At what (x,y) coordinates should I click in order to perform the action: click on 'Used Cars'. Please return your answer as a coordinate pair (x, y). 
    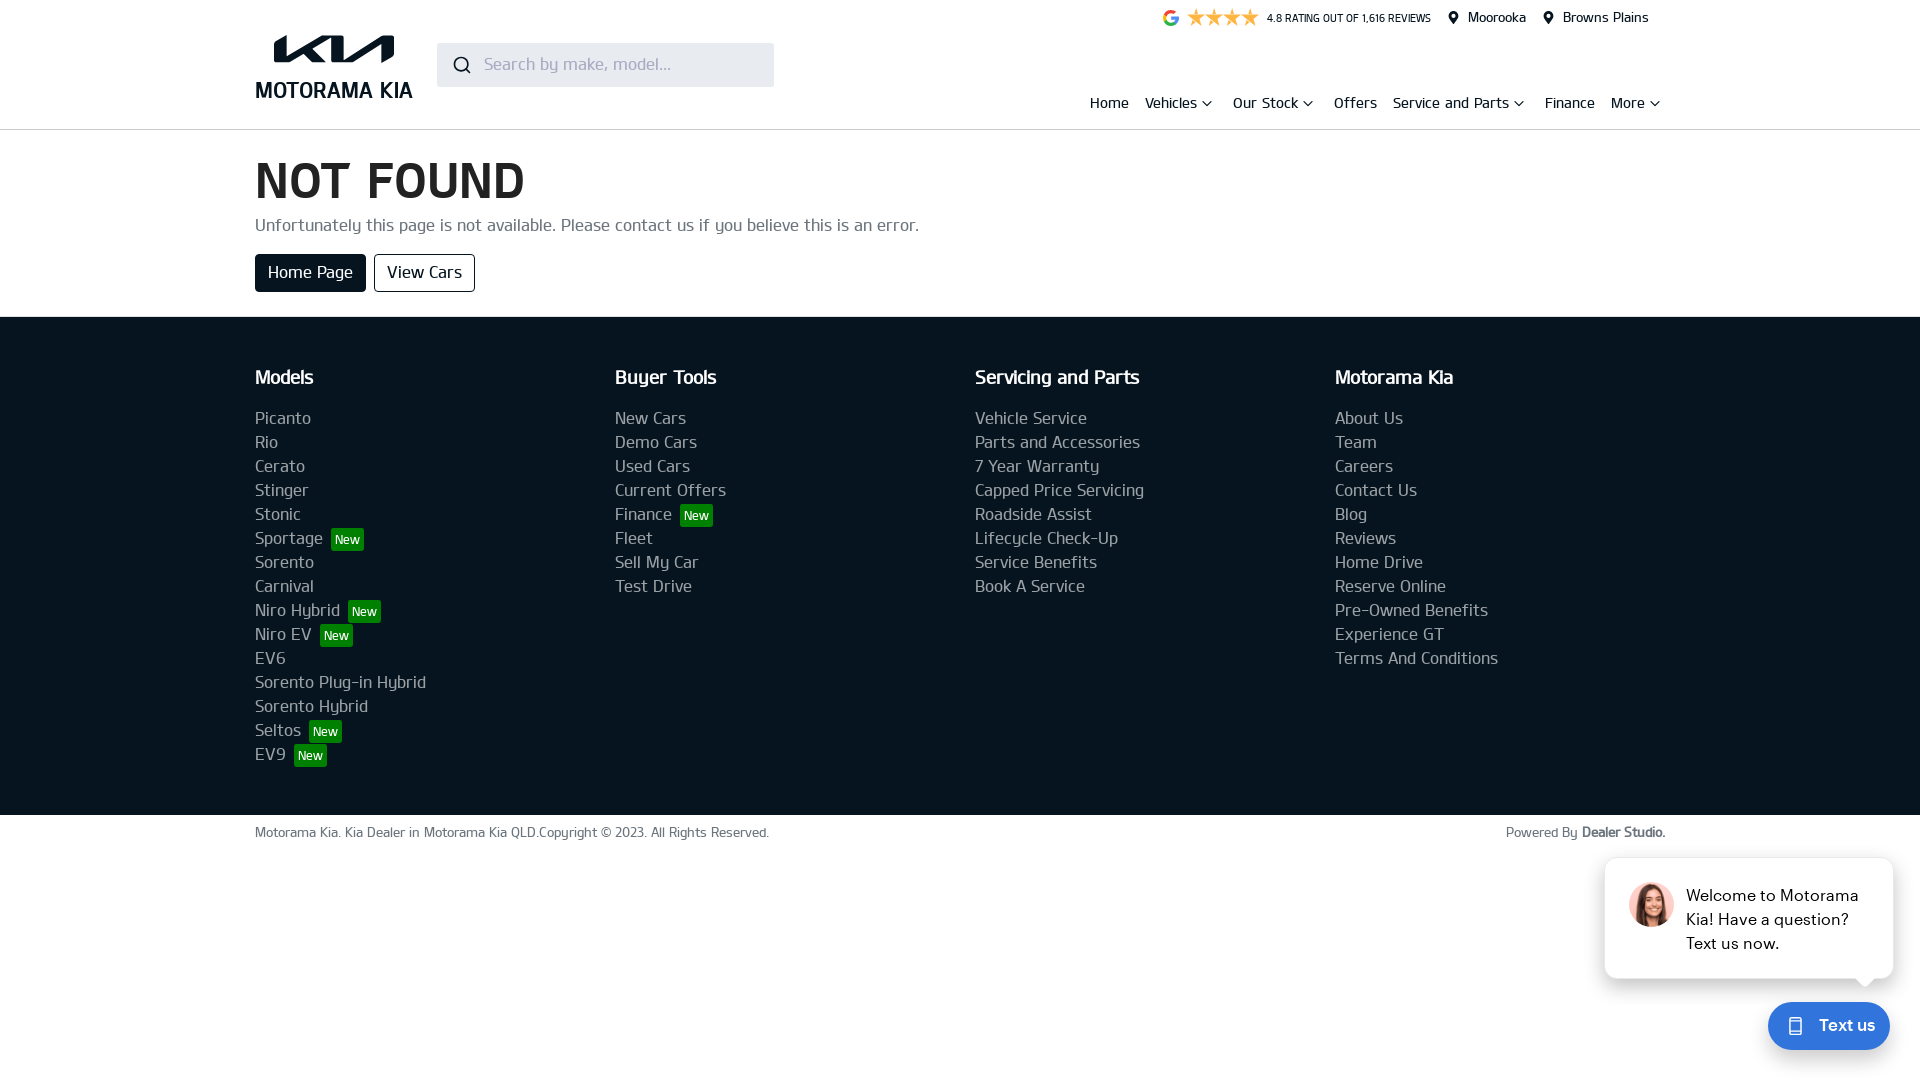
    Looking at the image, I should click on (652, 466).